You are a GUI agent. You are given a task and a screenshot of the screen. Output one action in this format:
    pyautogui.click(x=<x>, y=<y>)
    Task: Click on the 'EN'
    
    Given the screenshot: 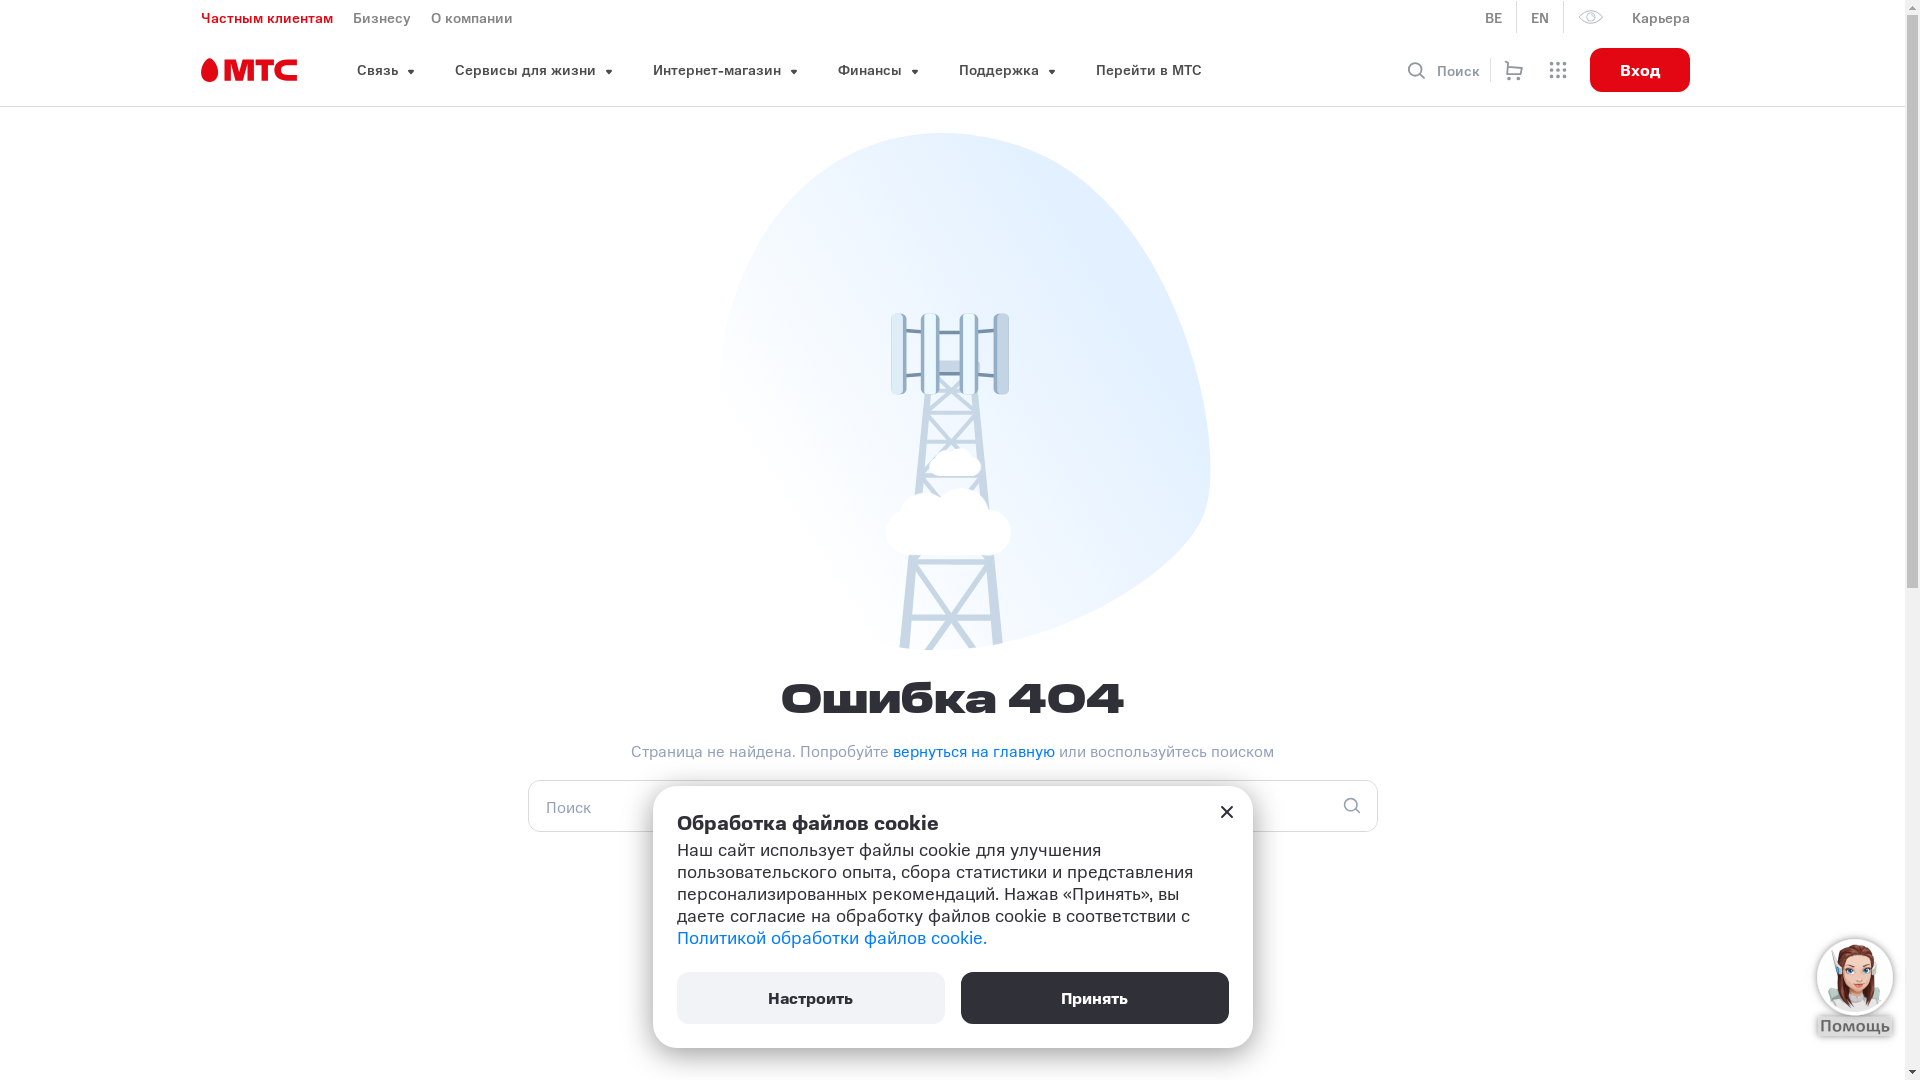 What is the action you would take?
    pyautogui.click(x=1539, y=16)
    